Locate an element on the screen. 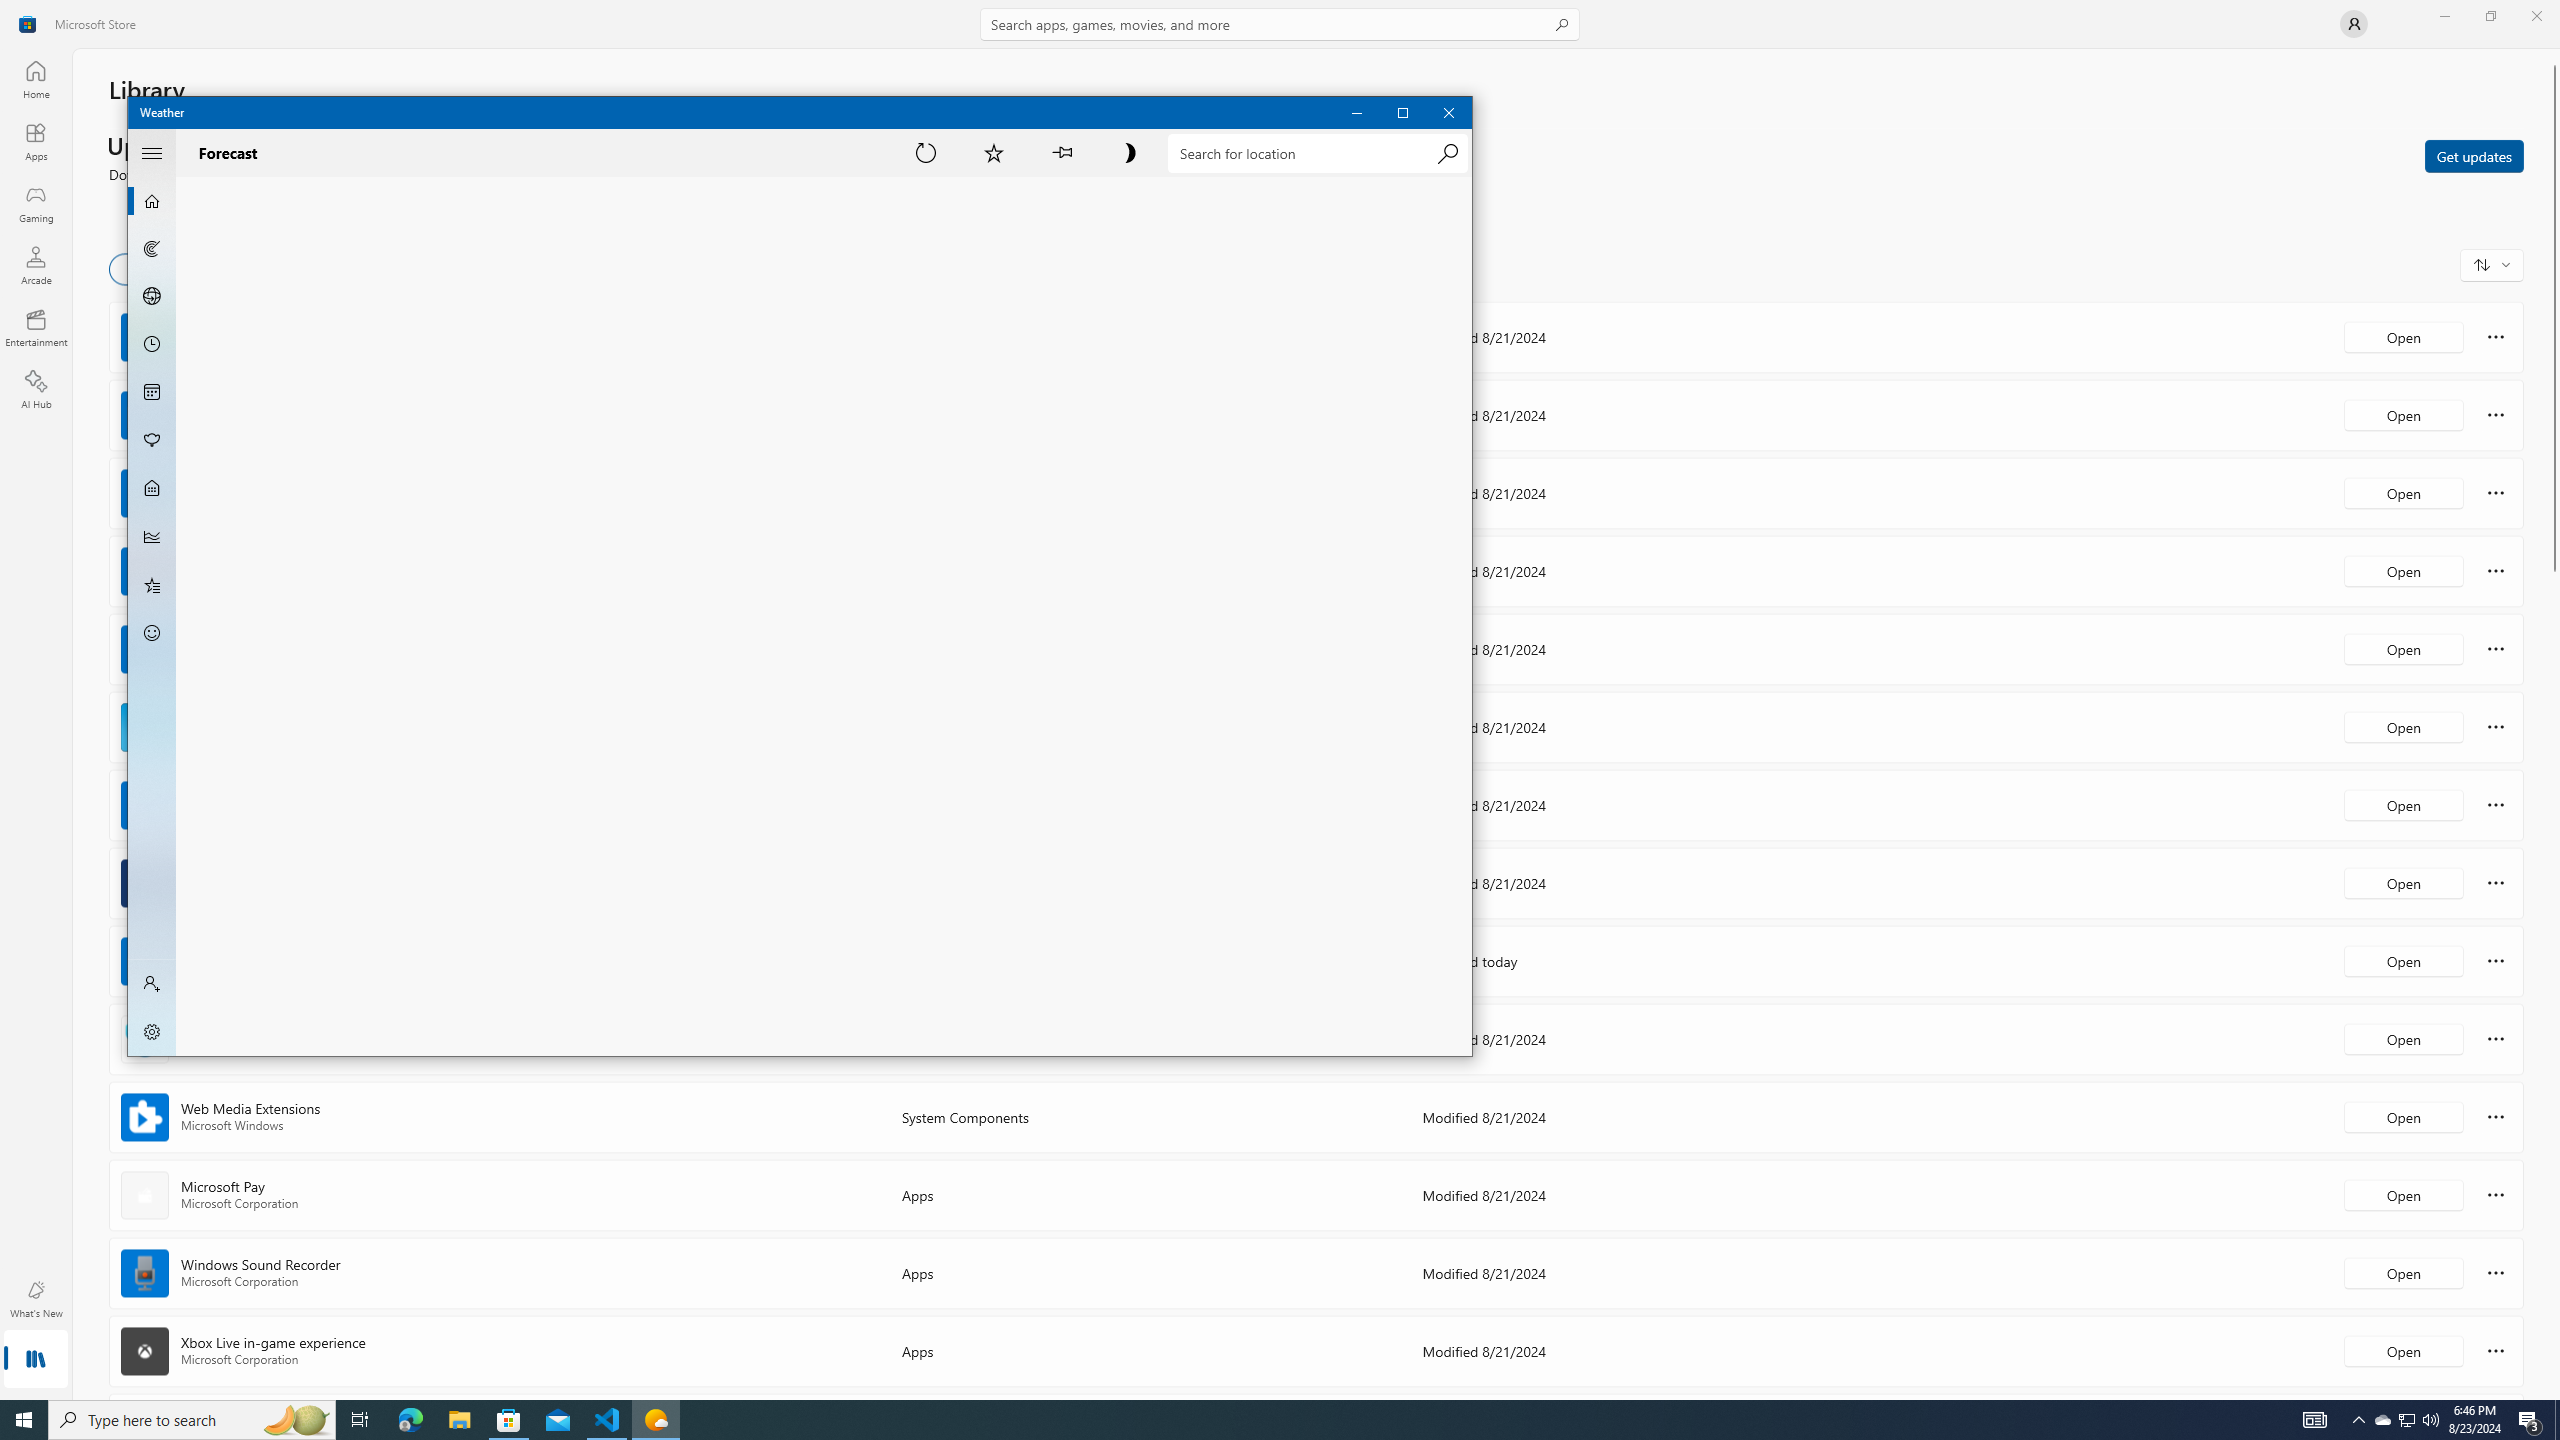 The width and height of the screenshot is (2560, 1440). 'Get updates' is located at coordinates (2474, 154).